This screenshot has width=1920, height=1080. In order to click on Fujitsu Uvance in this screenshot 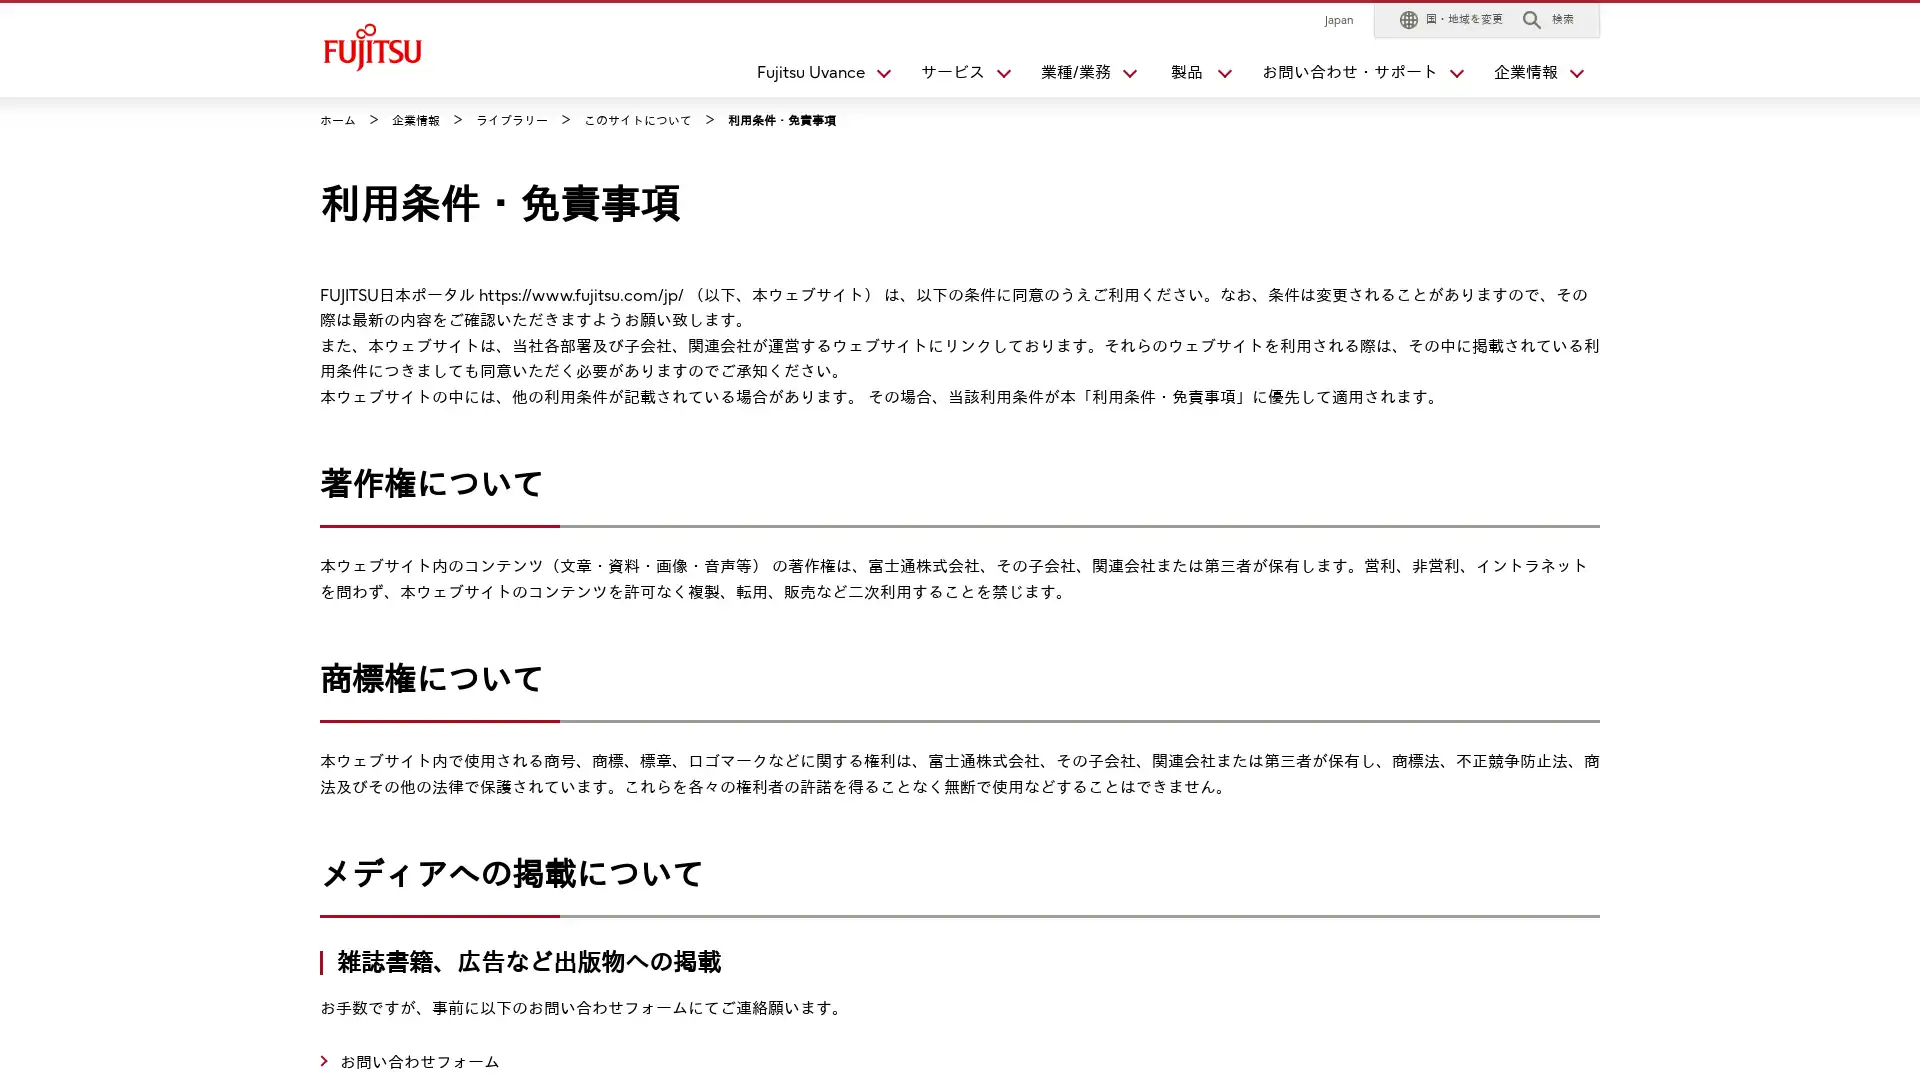, I will do `click(815, 76)`.